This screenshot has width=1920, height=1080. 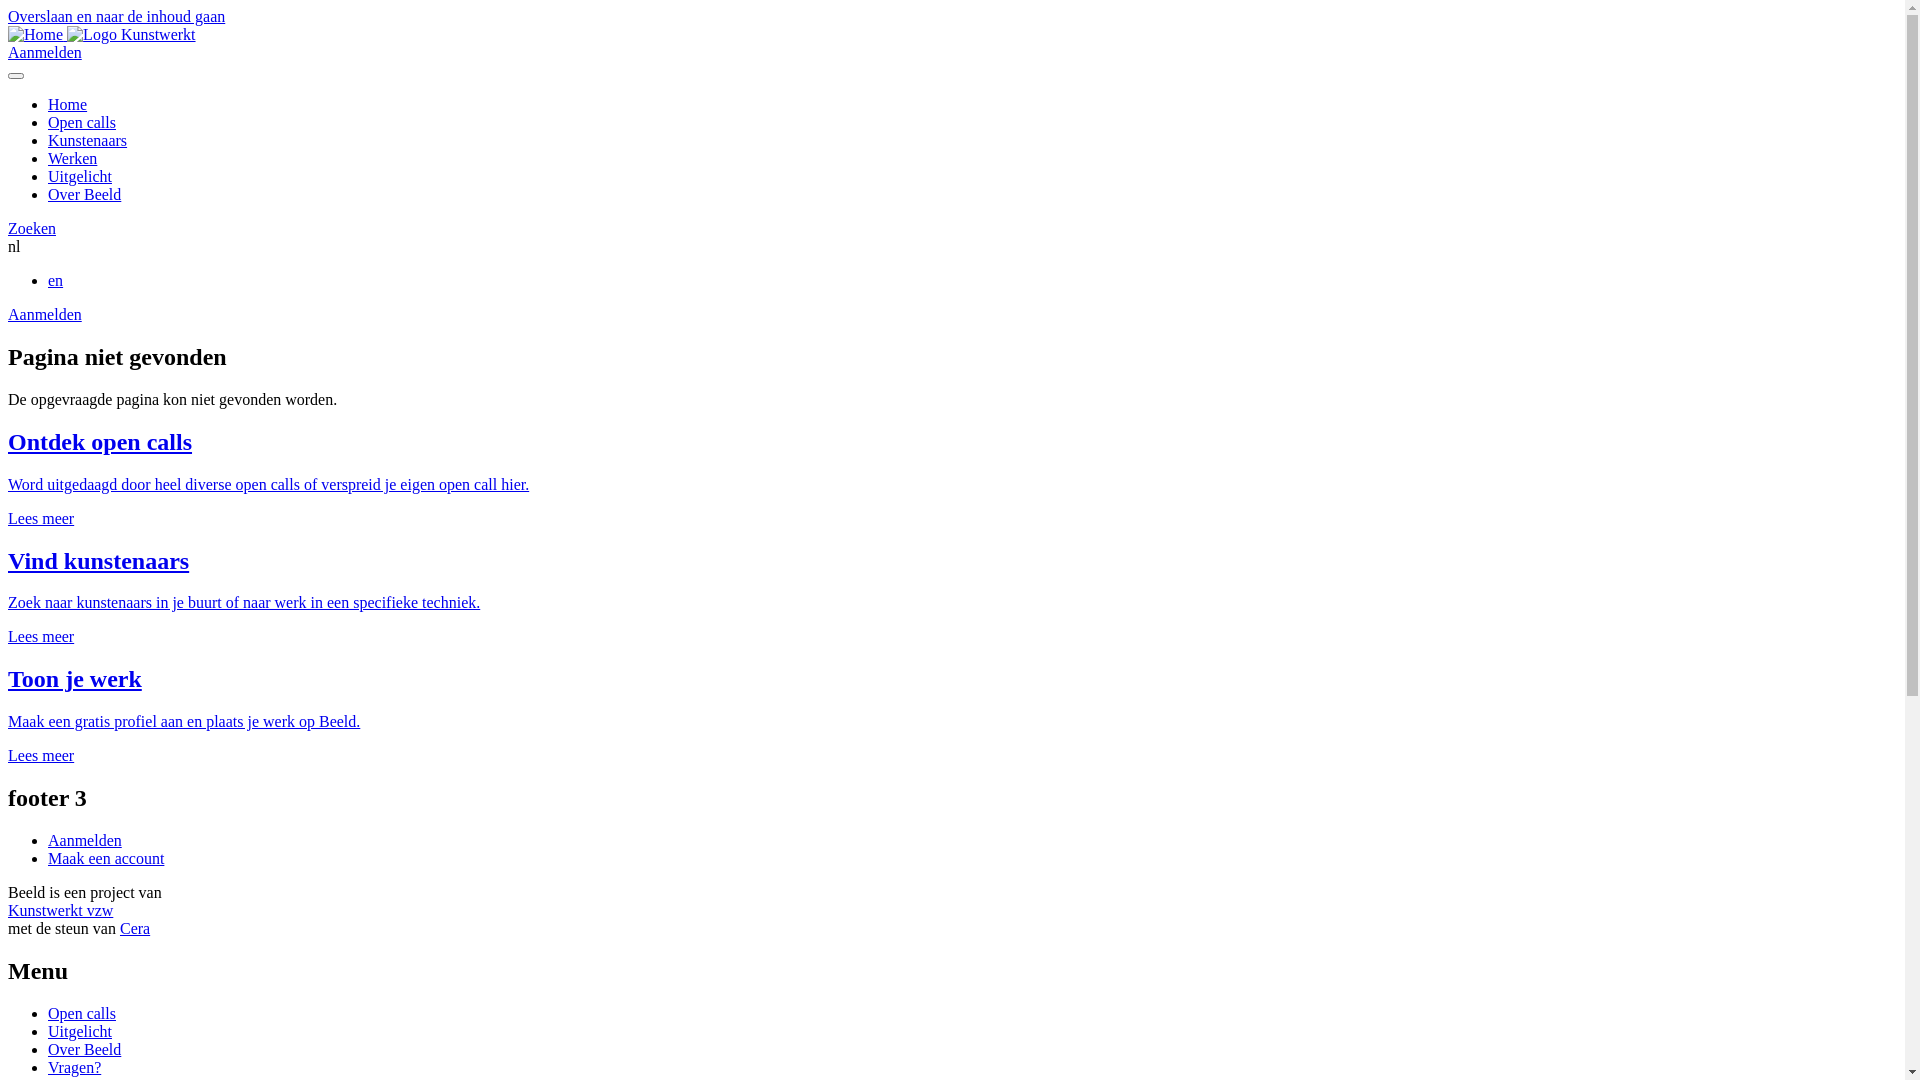 I want to click on 'Uitgelicht', so click(x=80, y=1031).